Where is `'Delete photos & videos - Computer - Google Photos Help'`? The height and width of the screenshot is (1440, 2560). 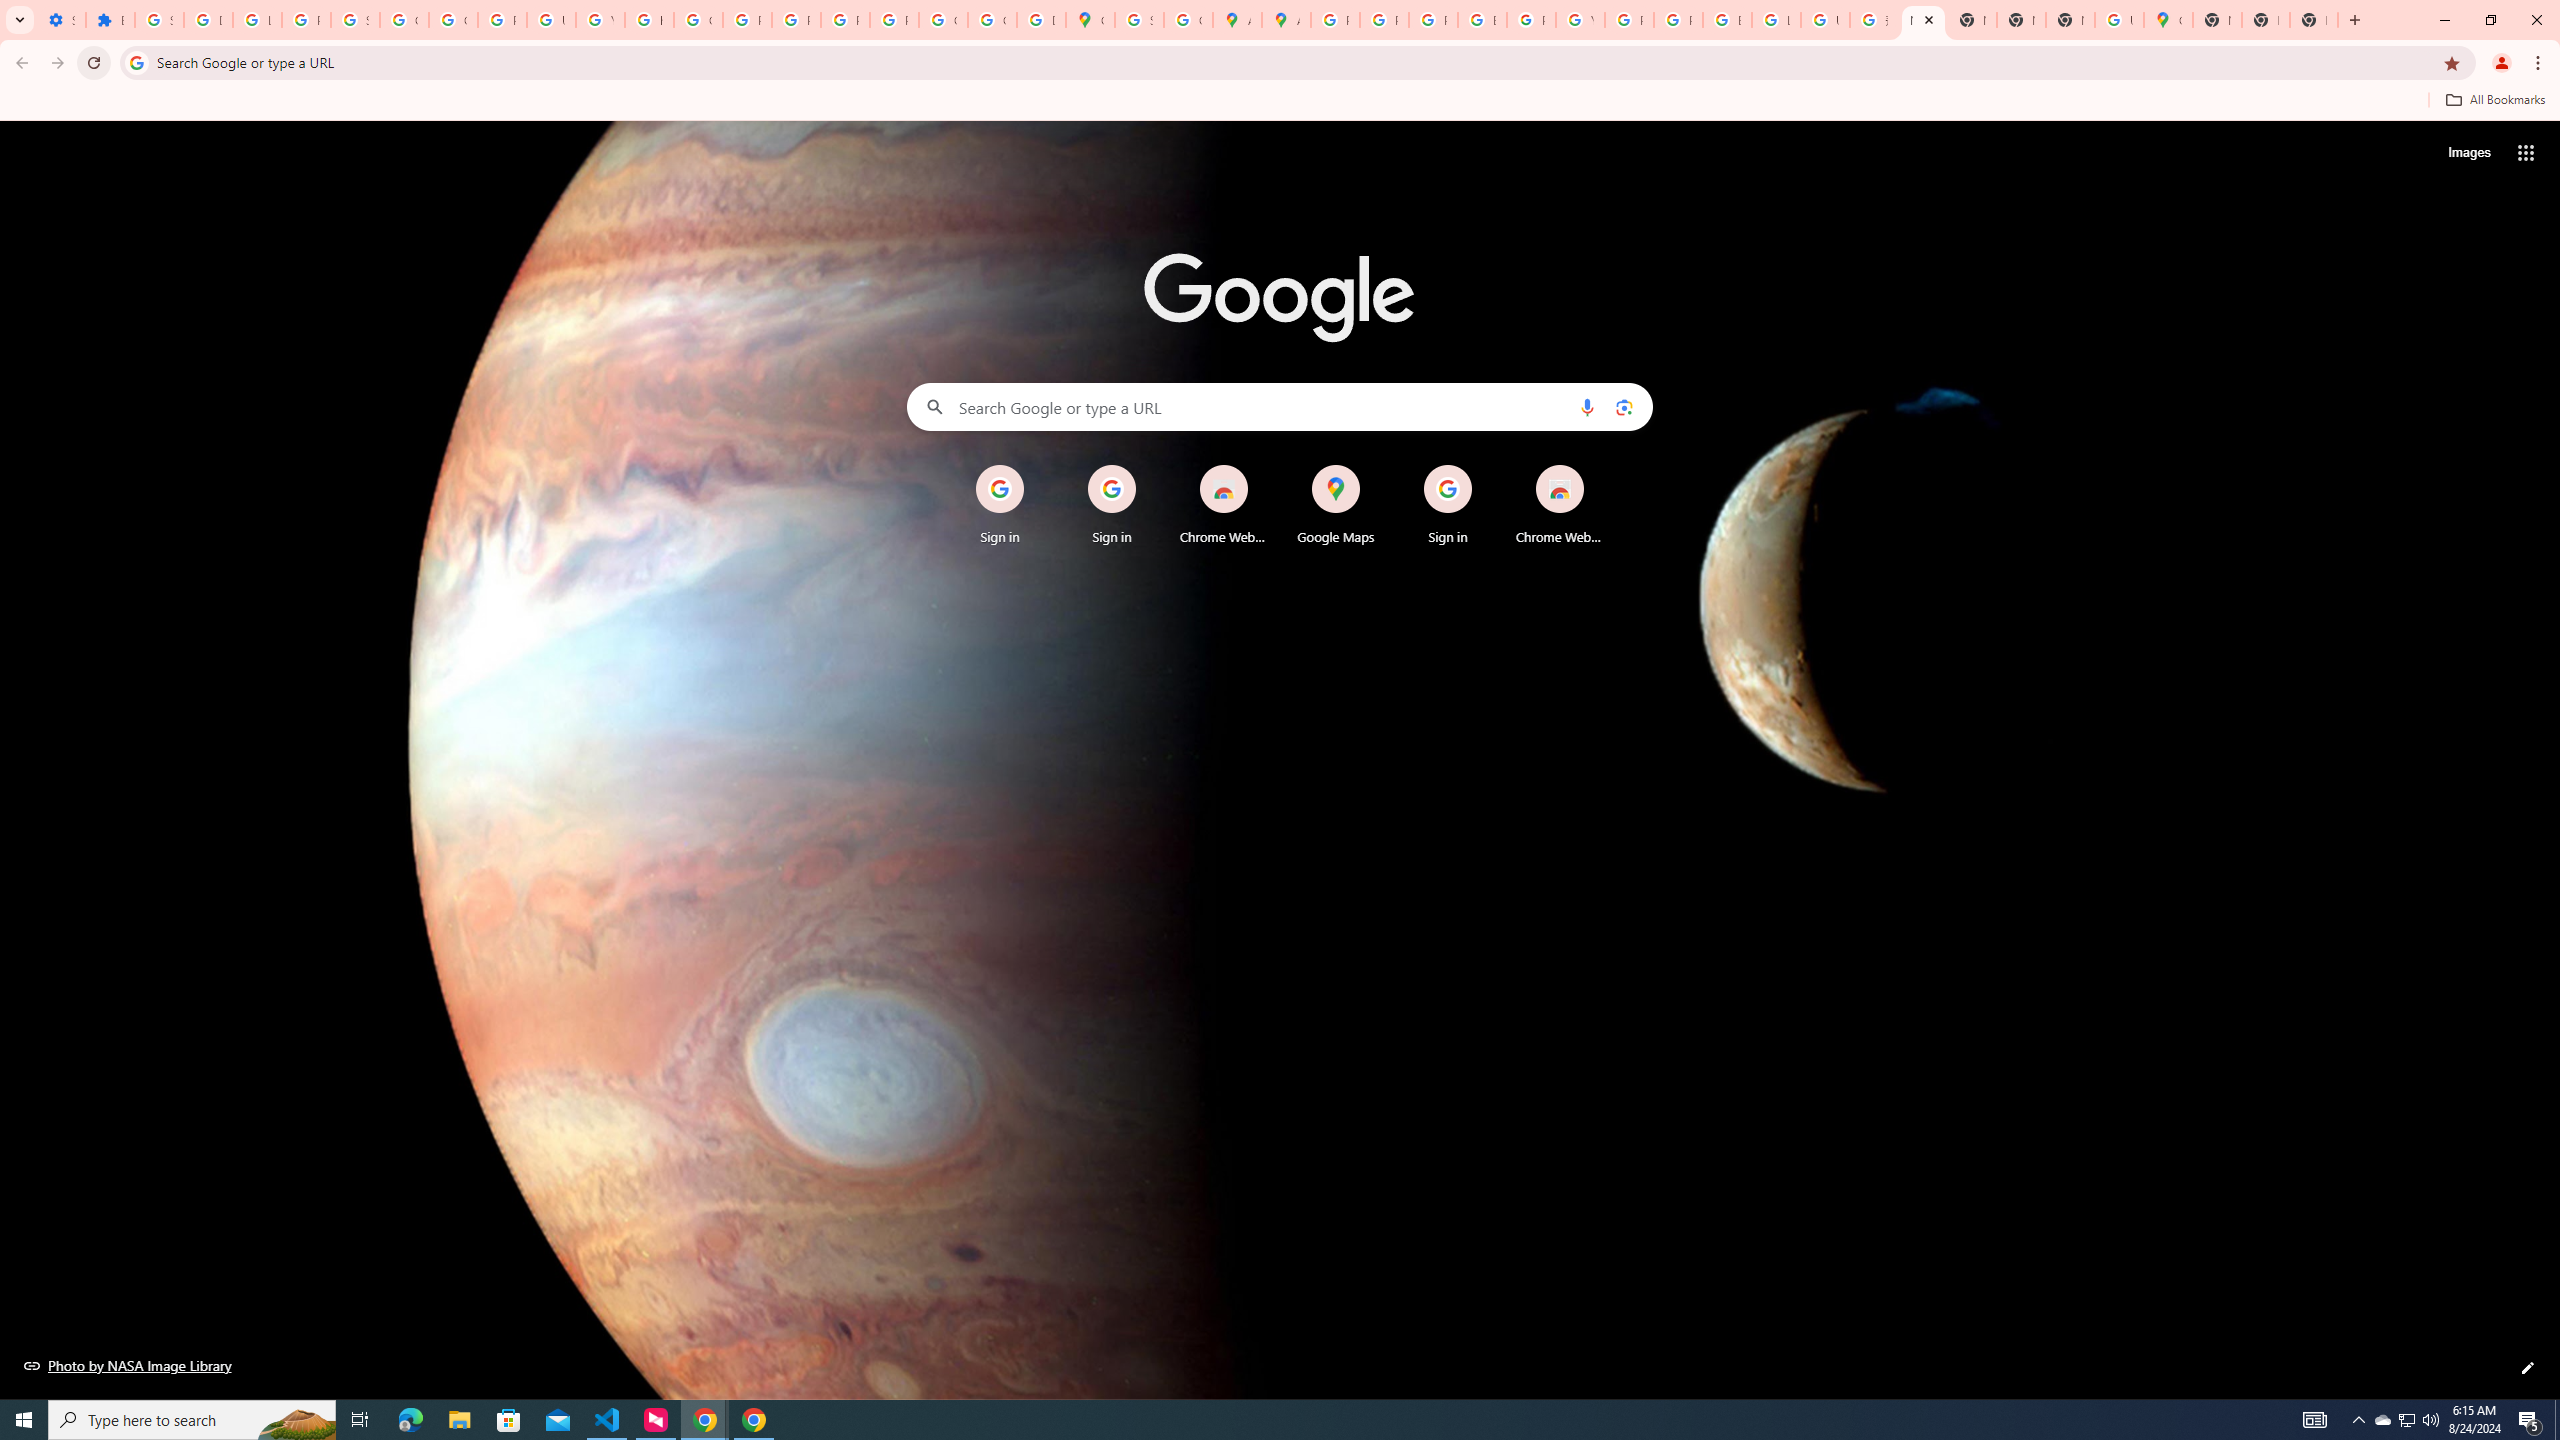
'Delete photos & videos - Computer - Google Photos Help' is located at coordinates (207, 19).